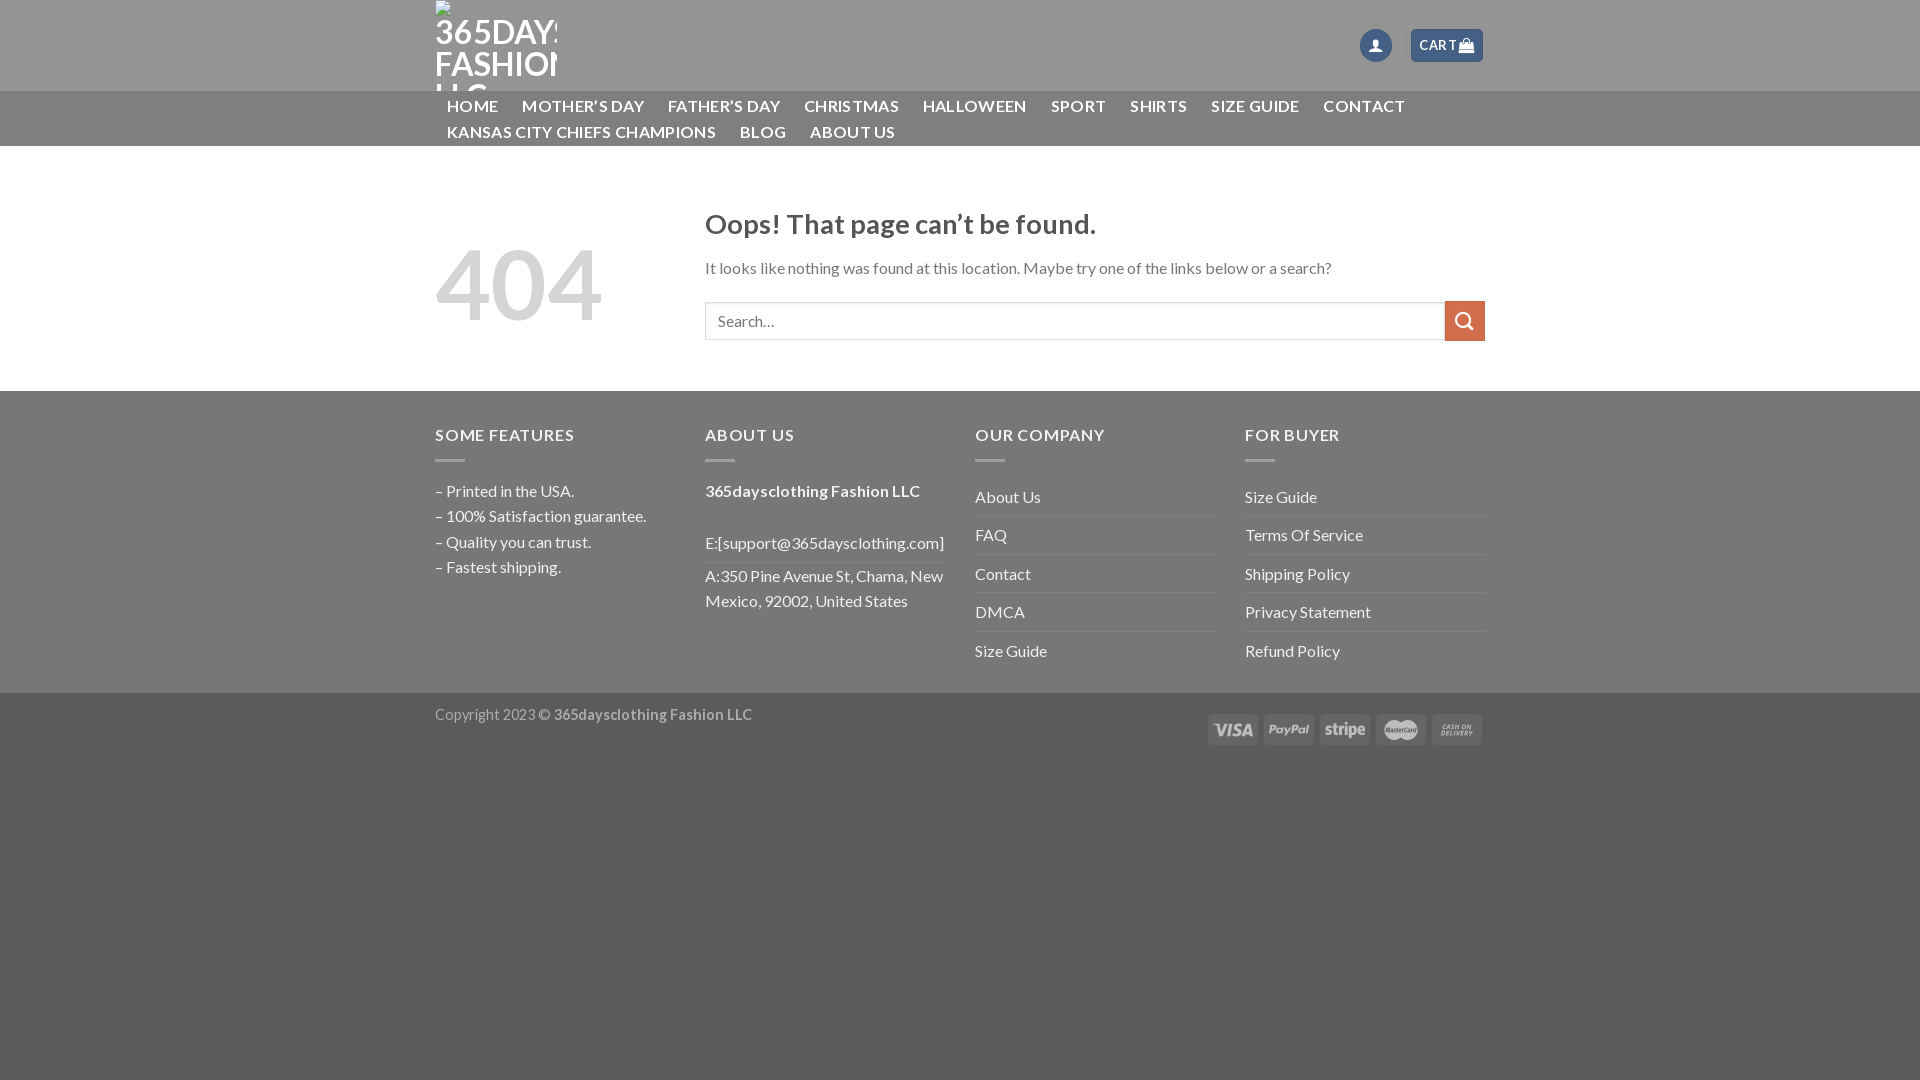 This screenshot has width=1920, height=1080. I want to click on 'Contact', so click(974, 574).